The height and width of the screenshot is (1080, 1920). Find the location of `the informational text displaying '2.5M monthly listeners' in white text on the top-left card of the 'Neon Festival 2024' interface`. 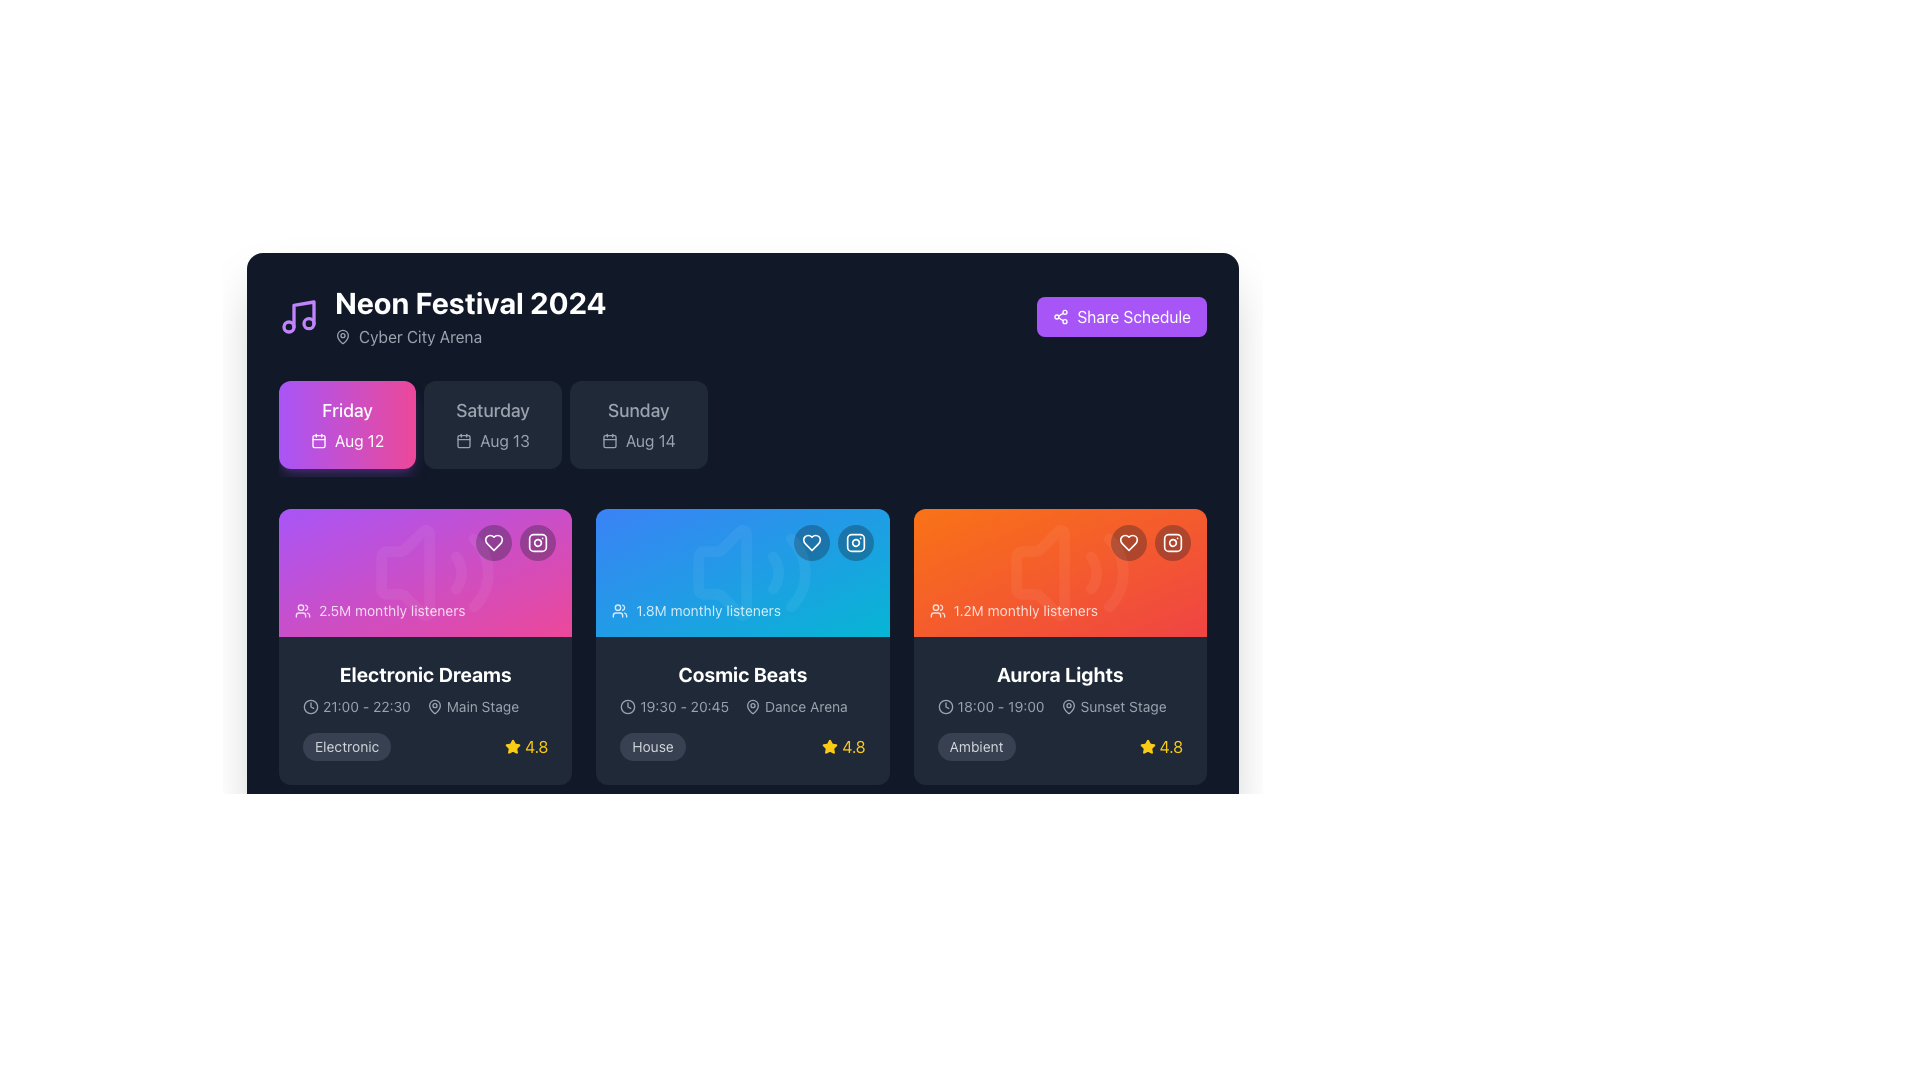

the informational text displaying '2.5M monthly listeners' in white text on the top-left card of the 'Neon Festival 2024' interface is located at coordinates (392, 609).